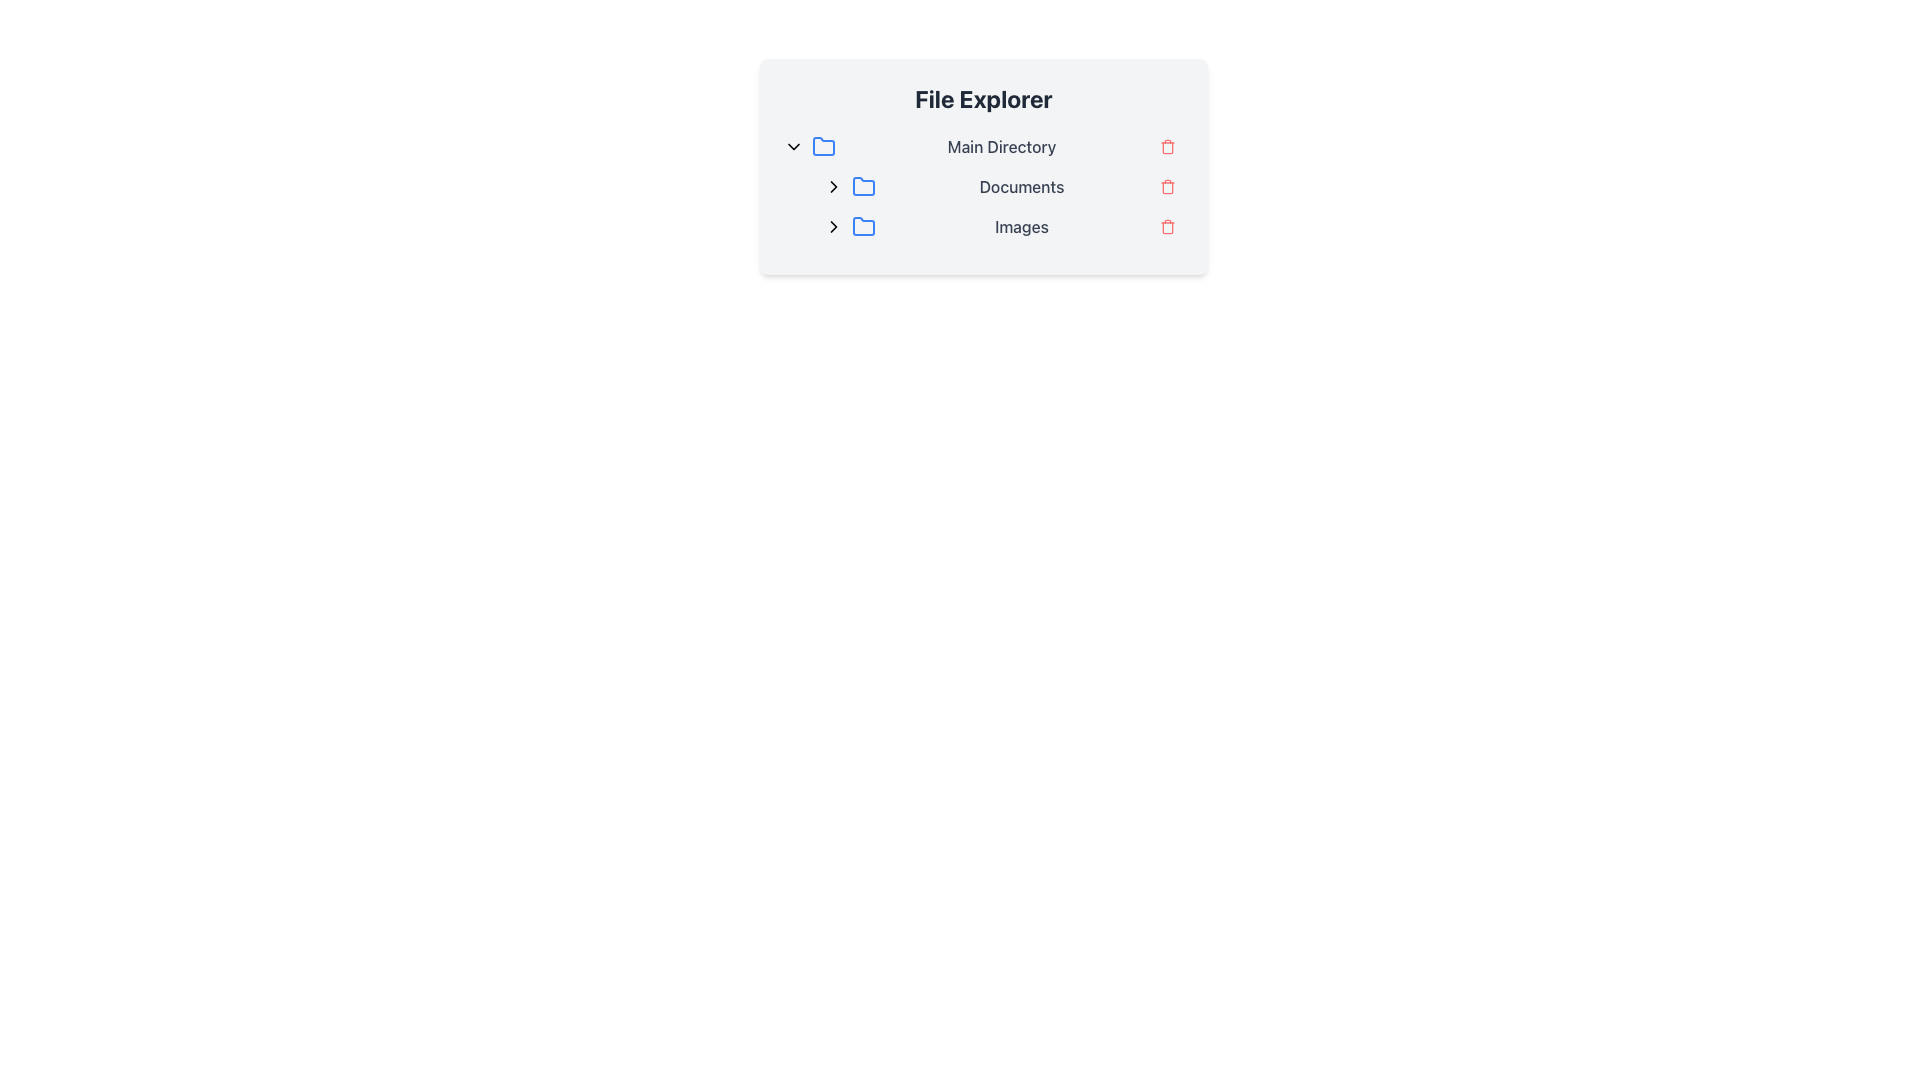  I want to click on the folder icon representing the 'Images' directory in the file explorer, so click(864, 226).